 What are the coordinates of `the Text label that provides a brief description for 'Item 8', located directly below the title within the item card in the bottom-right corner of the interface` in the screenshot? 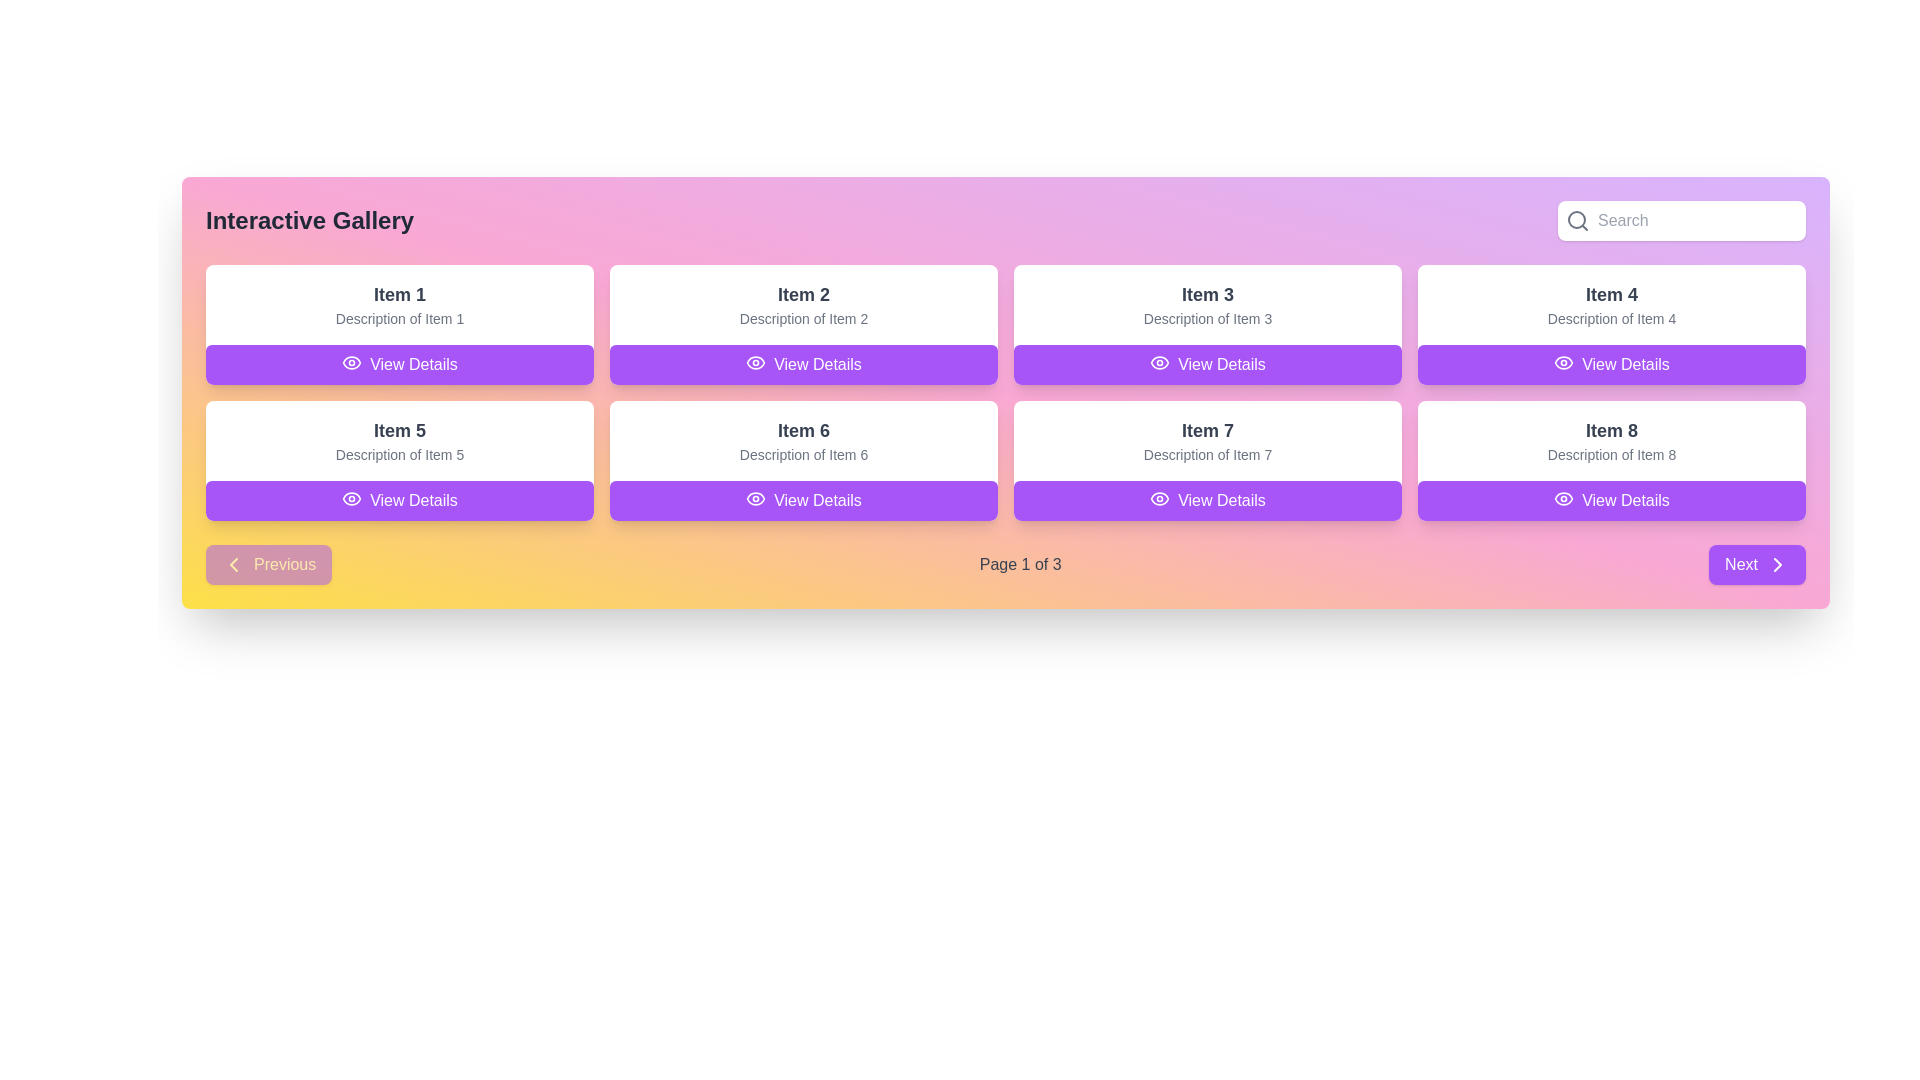 It's located at (1612, 455).